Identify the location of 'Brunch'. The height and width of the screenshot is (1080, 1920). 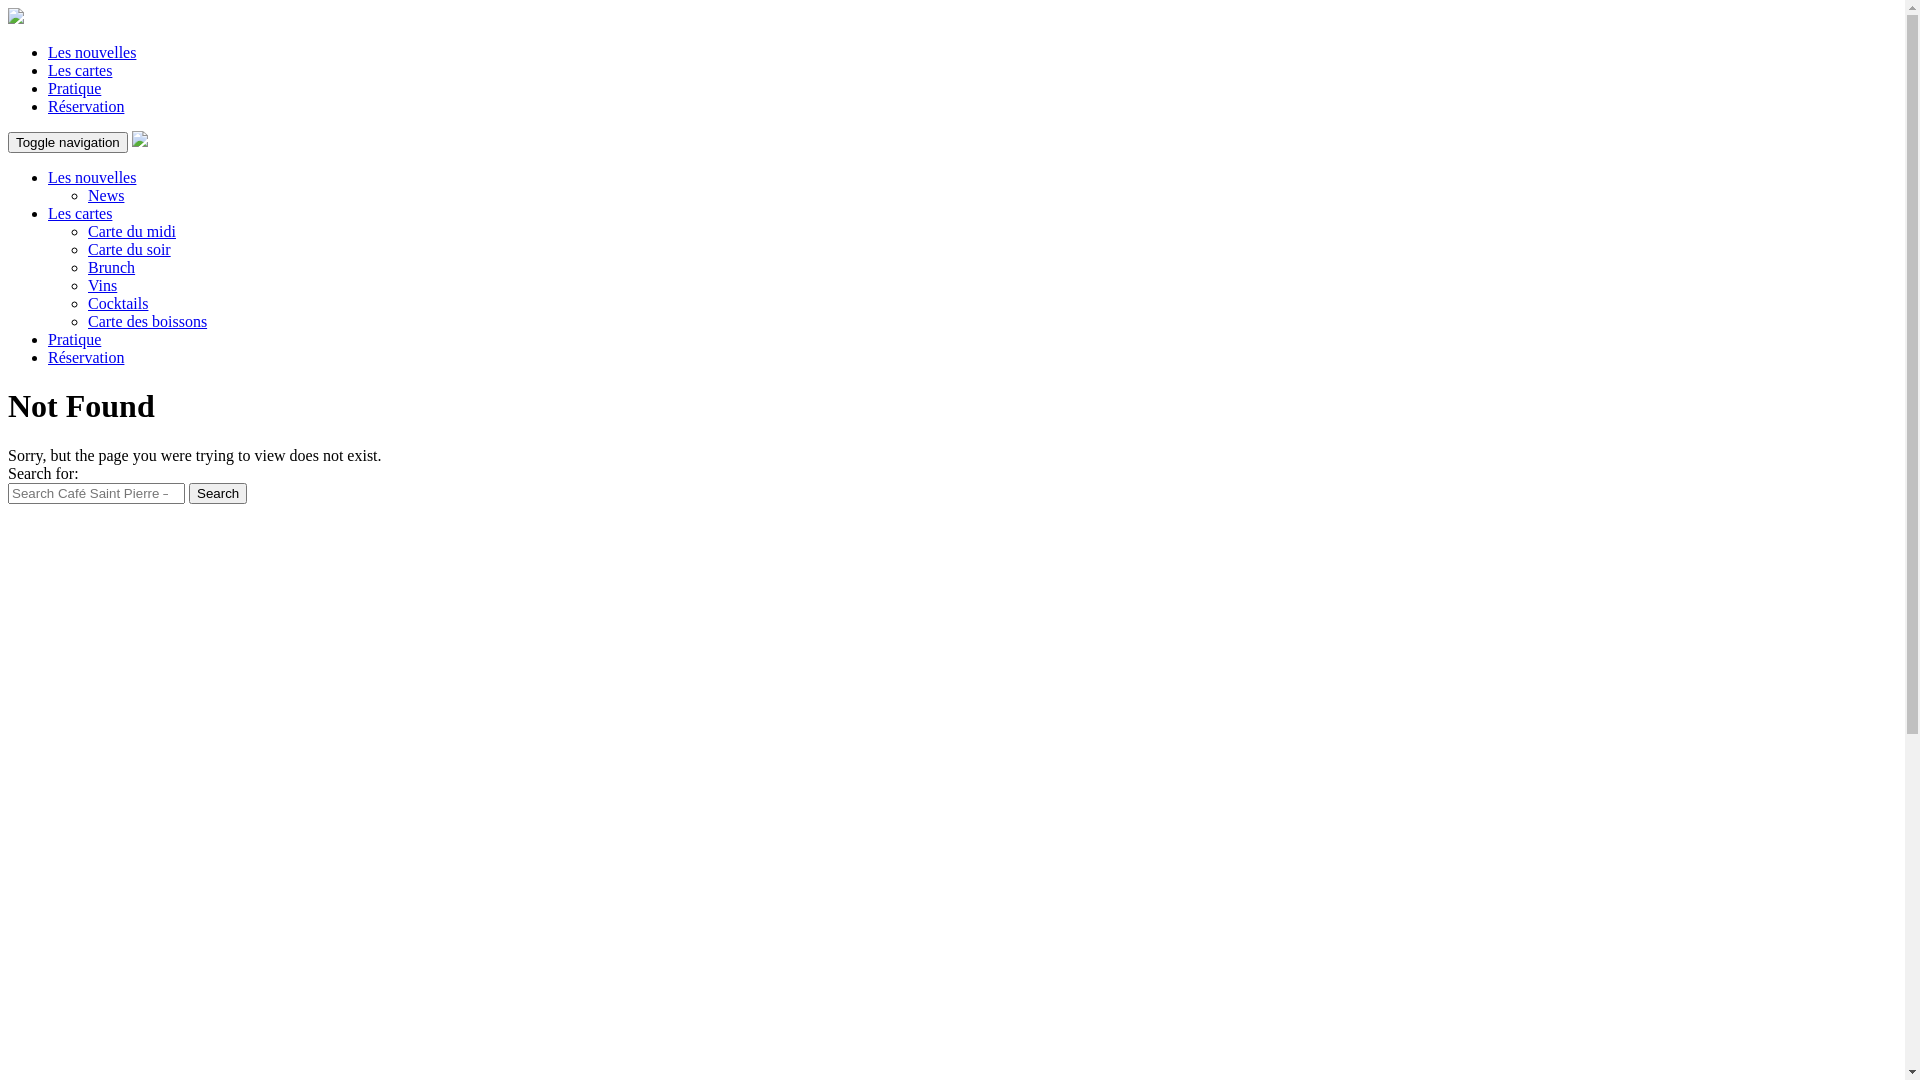
(110, 266).